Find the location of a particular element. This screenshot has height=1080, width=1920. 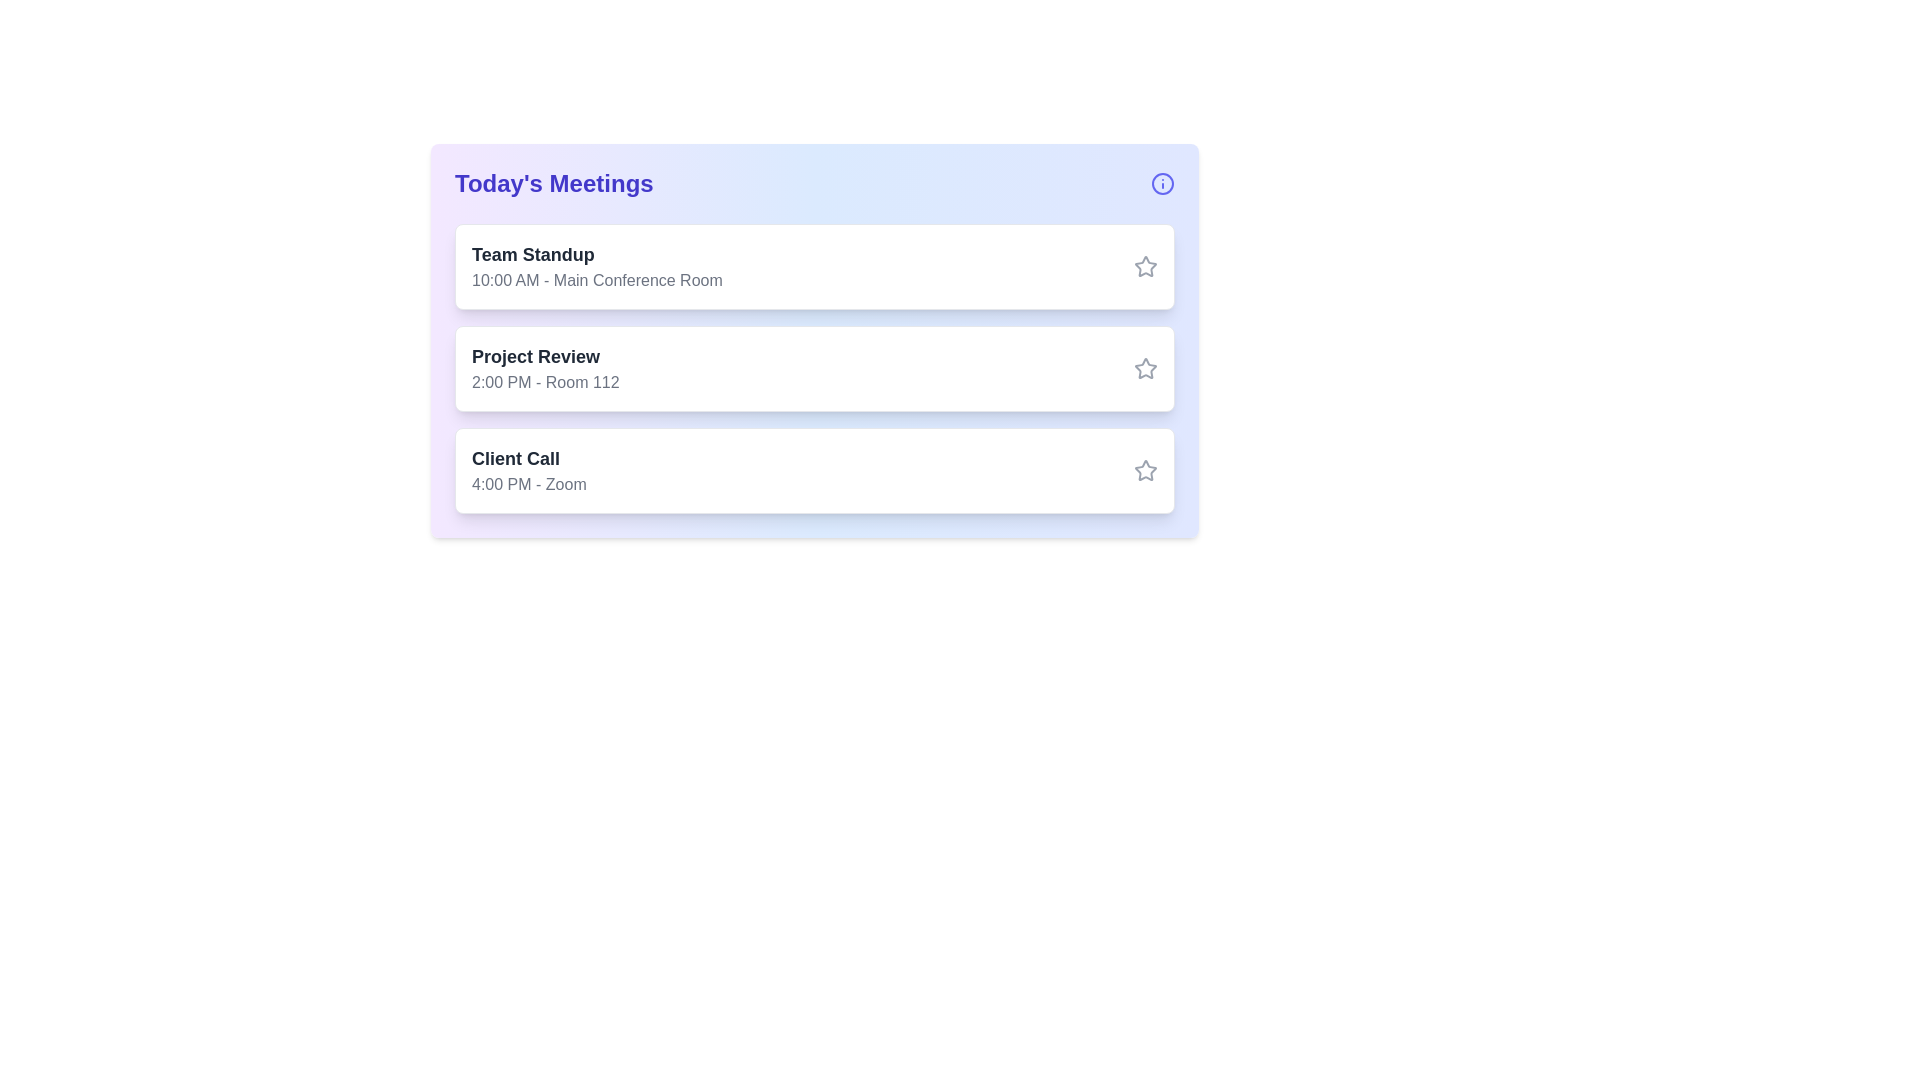

the header text element that serves as the title for the section indicating the purpose or content of the meeting details below is located at coordinates (554, 184).